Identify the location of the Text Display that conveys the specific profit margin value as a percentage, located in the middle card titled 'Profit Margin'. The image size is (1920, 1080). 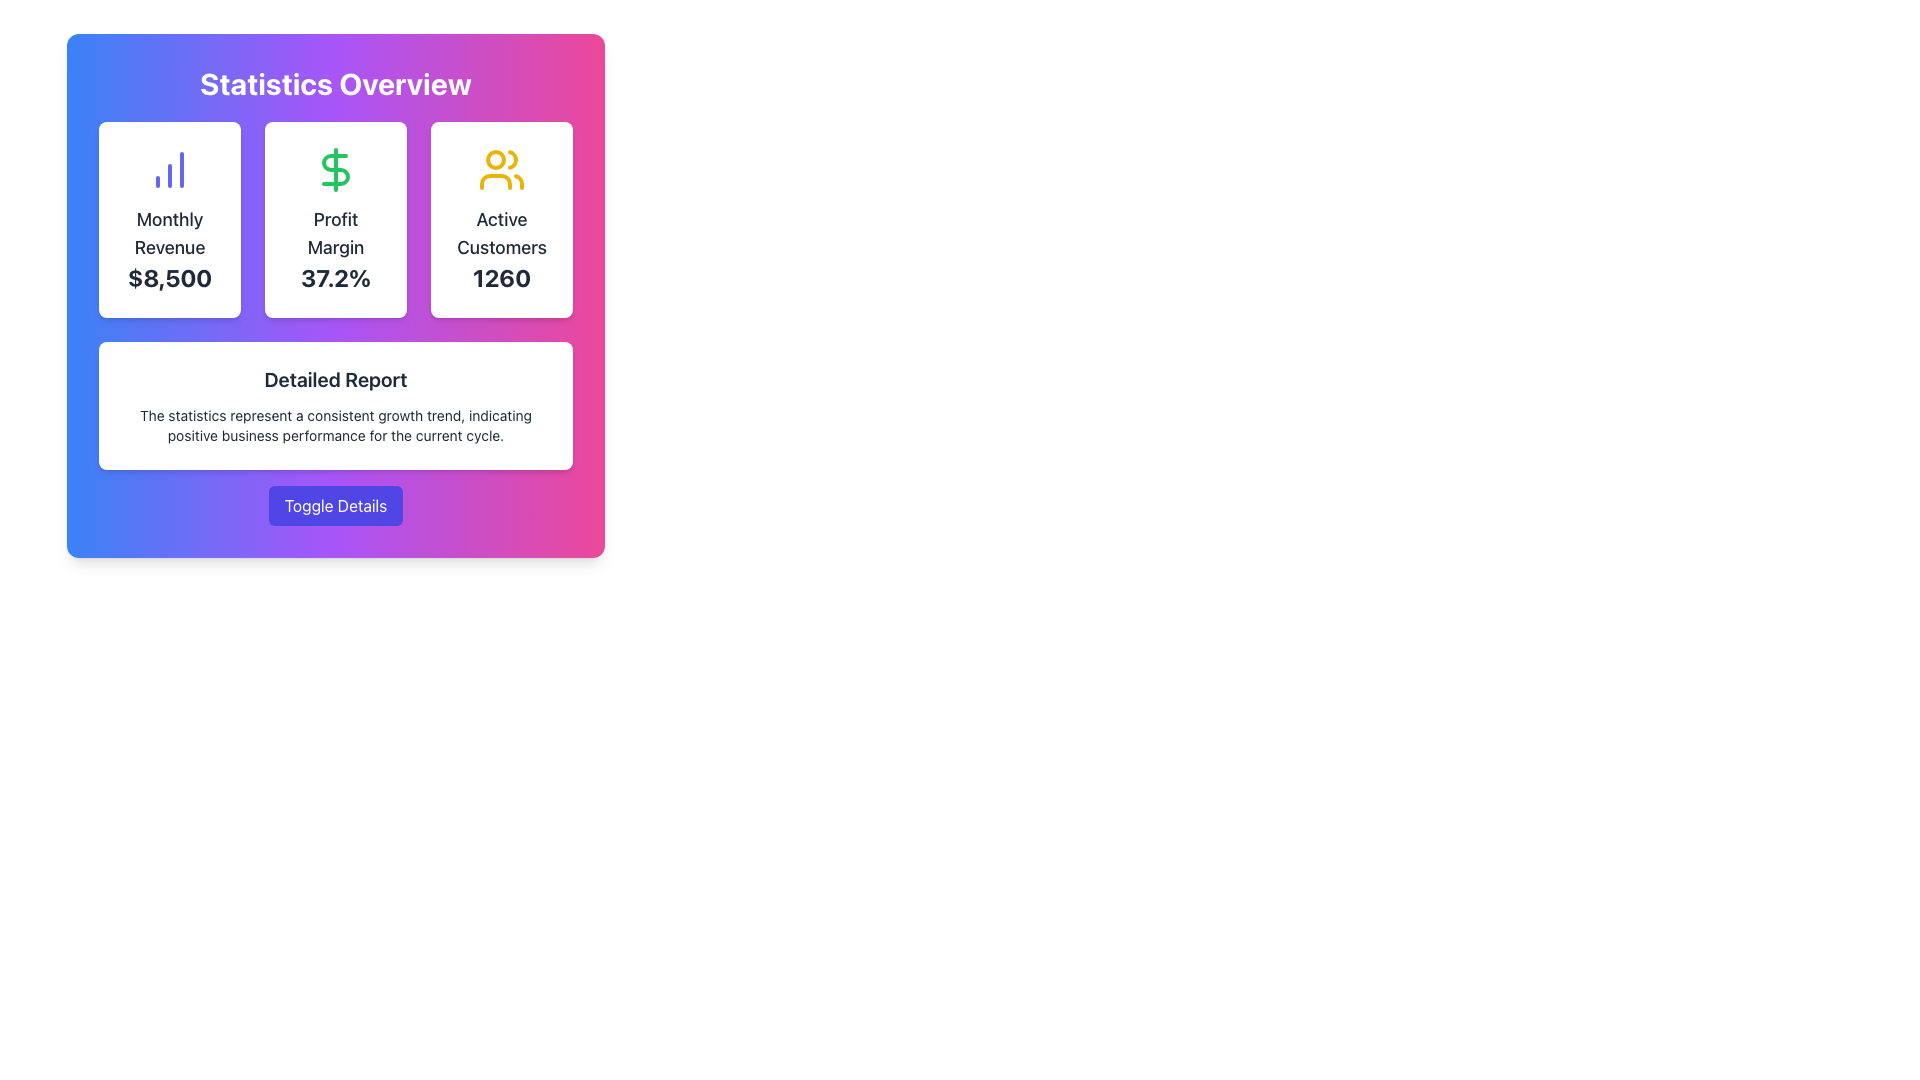
(336, 277).